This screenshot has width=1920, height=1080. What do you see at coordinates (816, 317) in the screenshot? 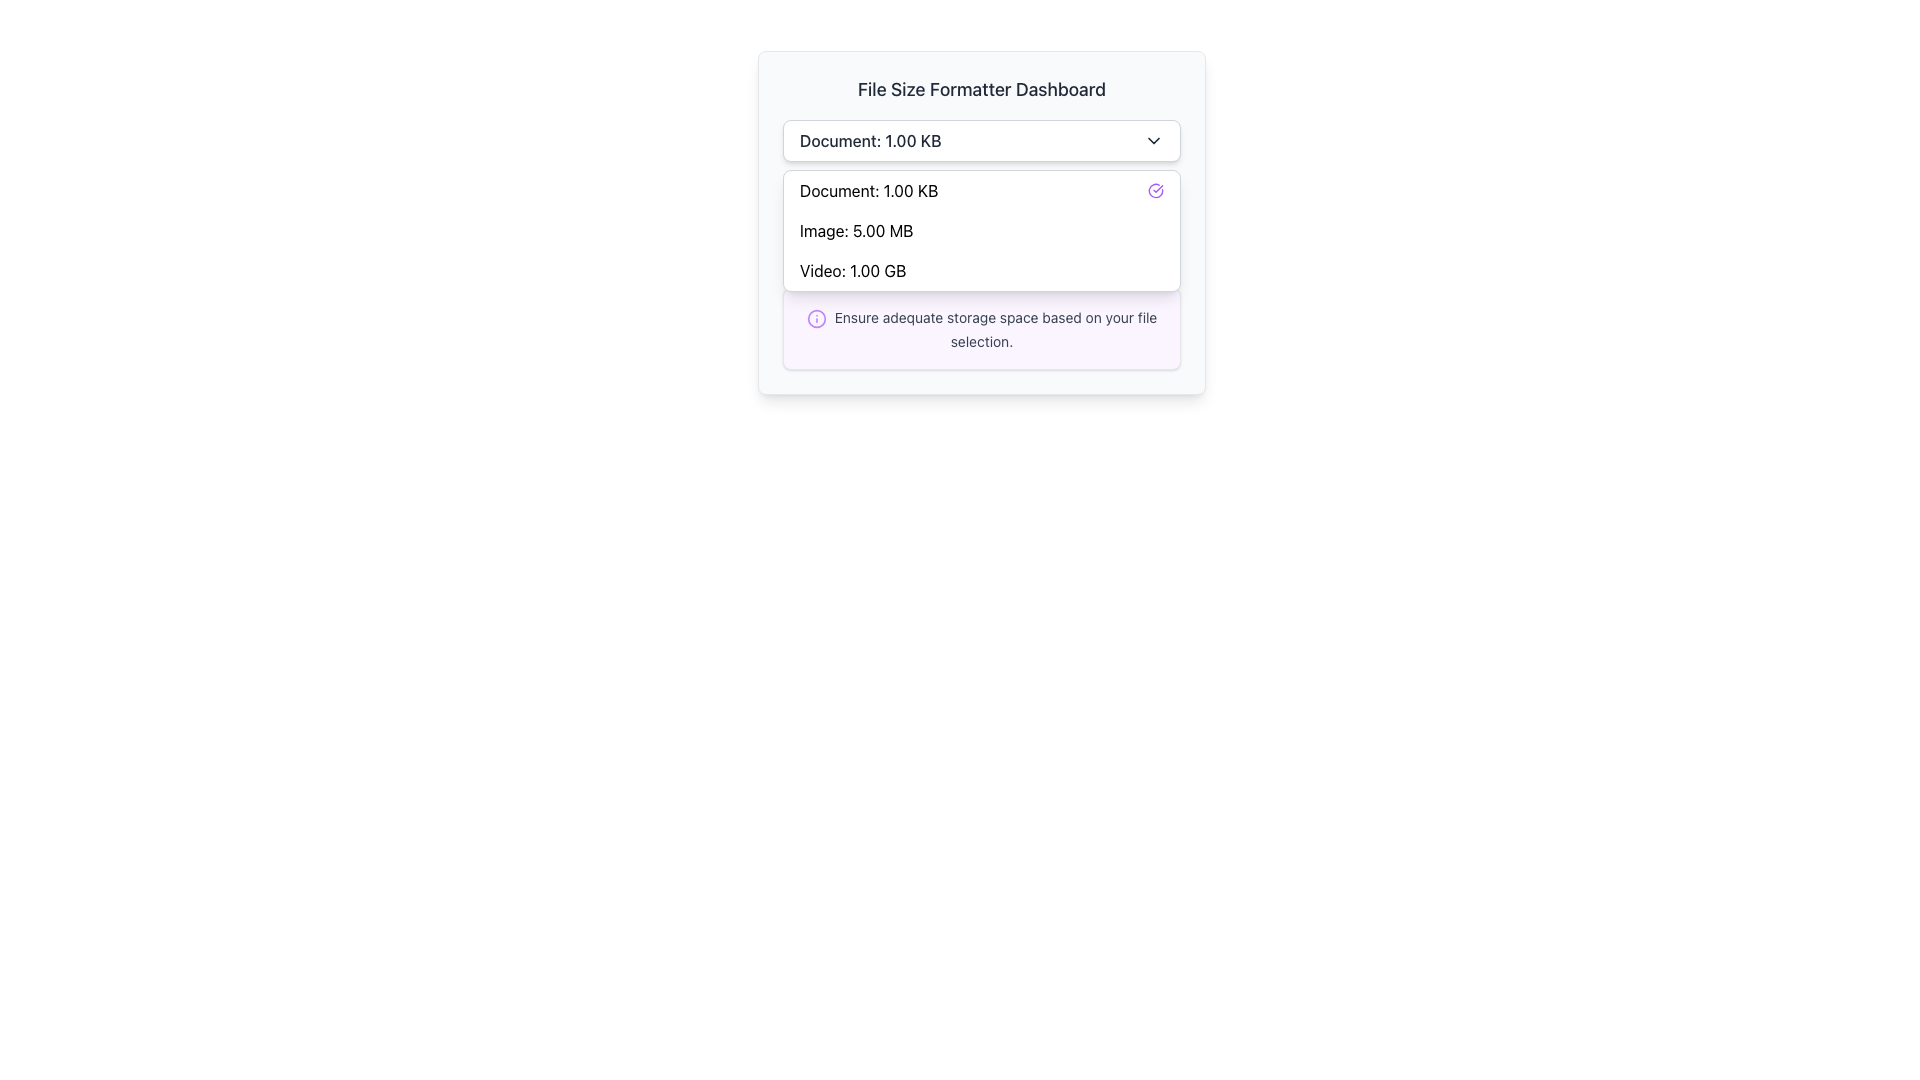
I see `the circular graphical element that serves as a visual indicator for the warning or informational message, located before the text 'Ensure adequate storage space based on your file selection'` at bounding box center [816, 317].